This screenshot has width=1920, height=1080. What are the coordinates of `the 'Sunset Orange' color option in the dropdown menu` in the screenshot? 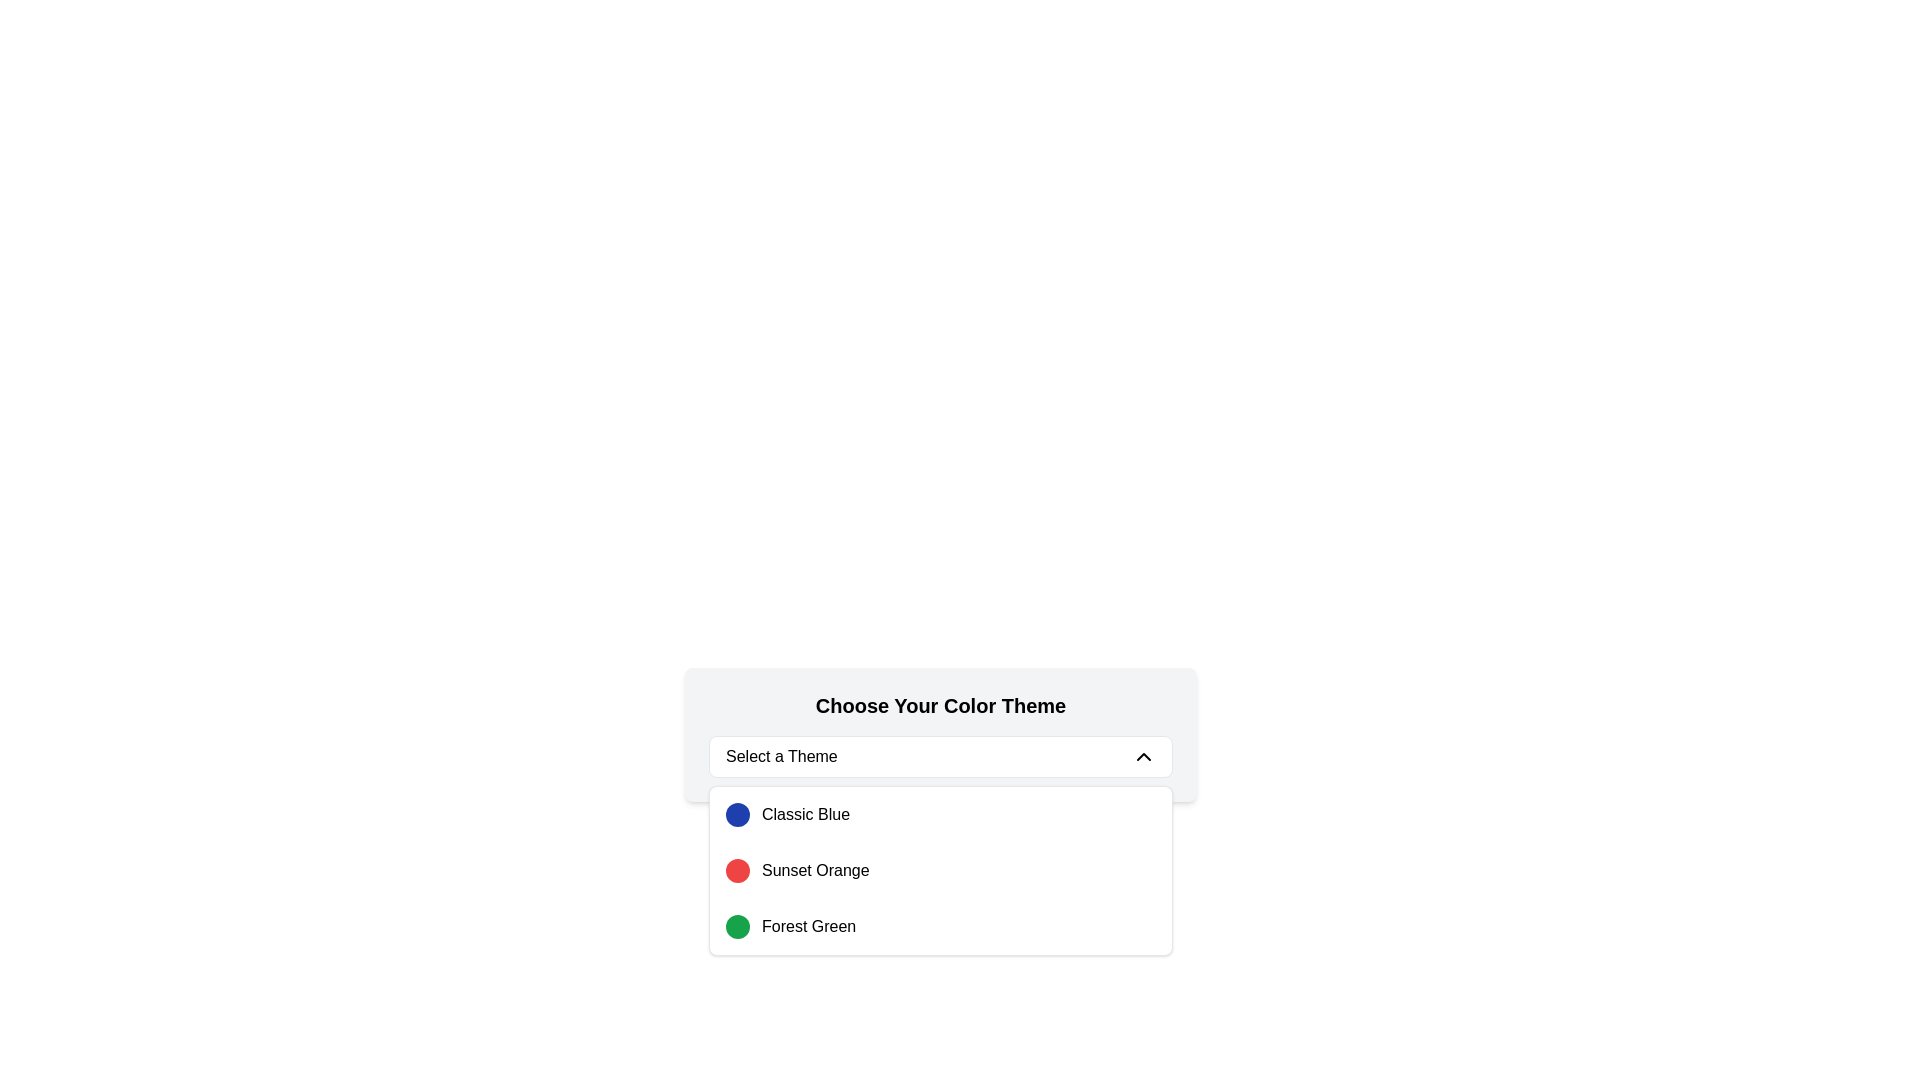 It's located at (939, 870).